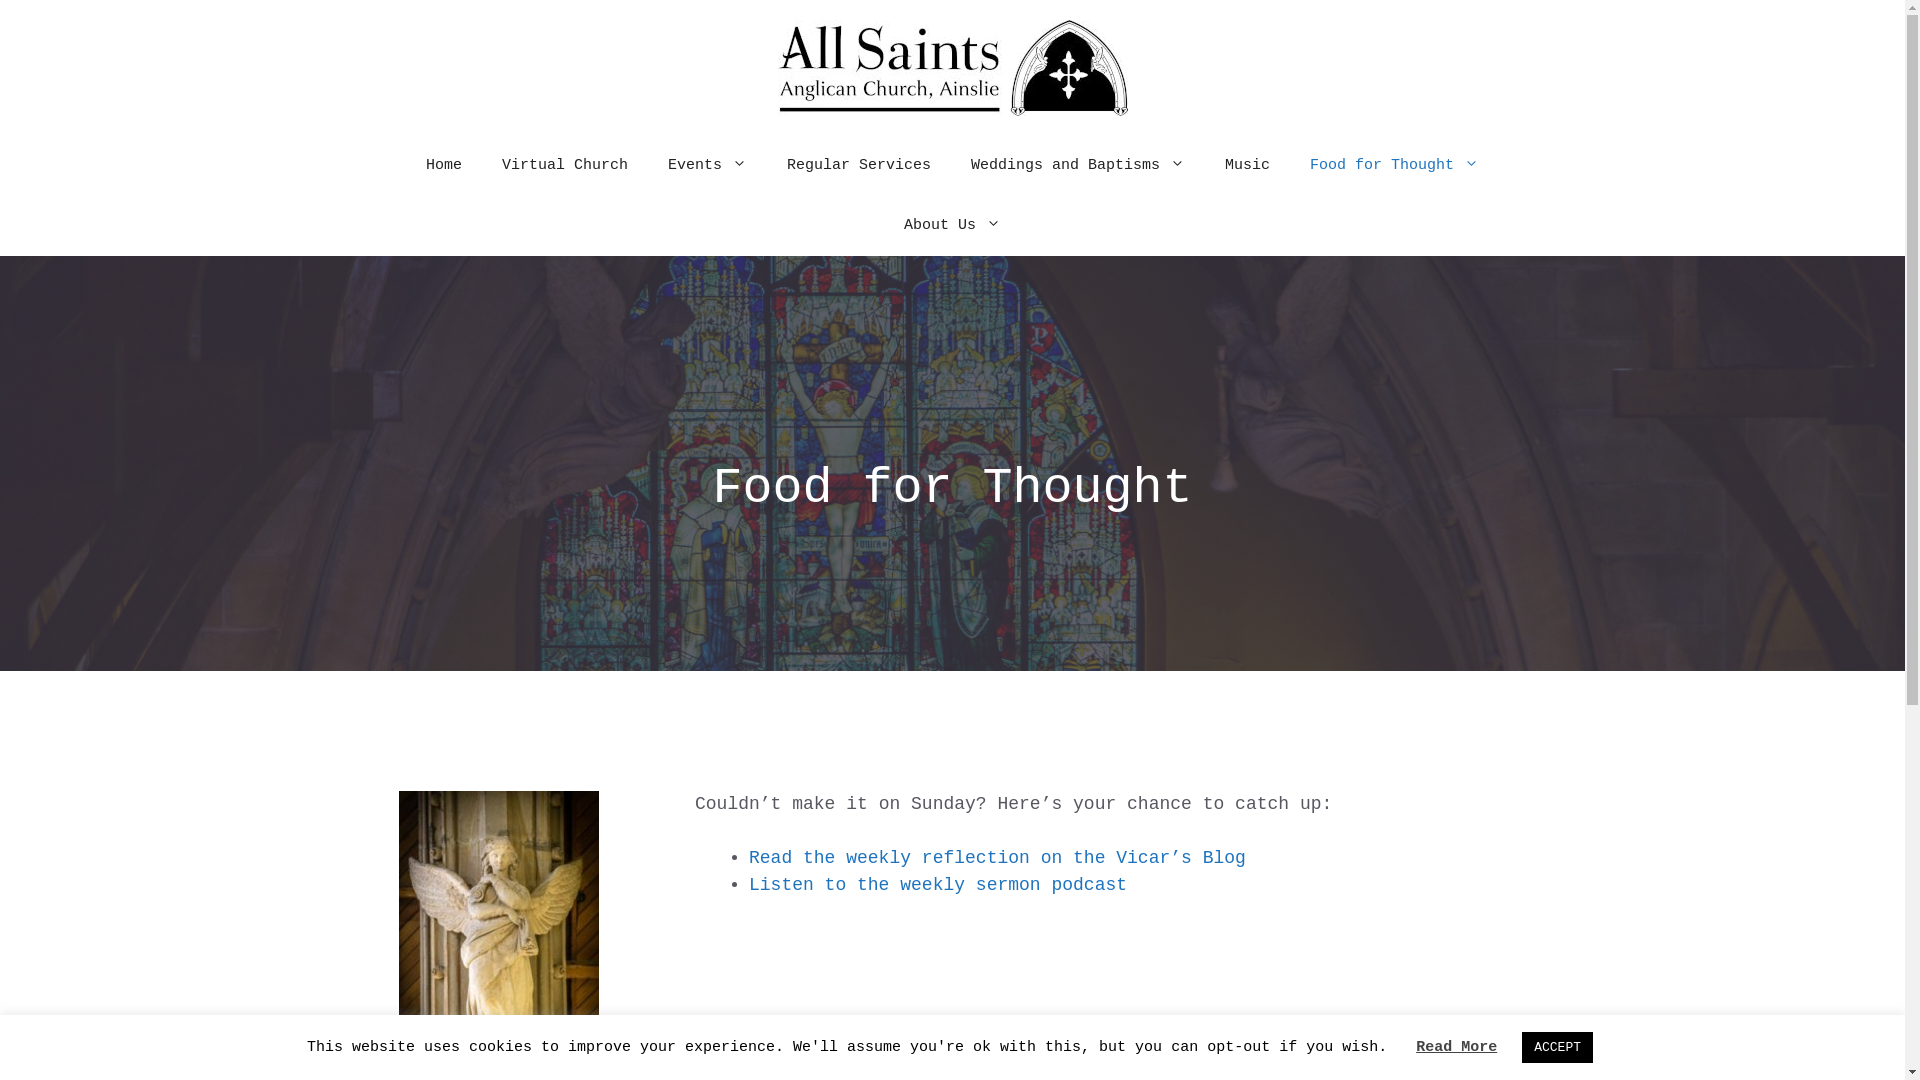 The image size is (1920, 1080). I want to click on 'Regular Services', so click(859, 164).